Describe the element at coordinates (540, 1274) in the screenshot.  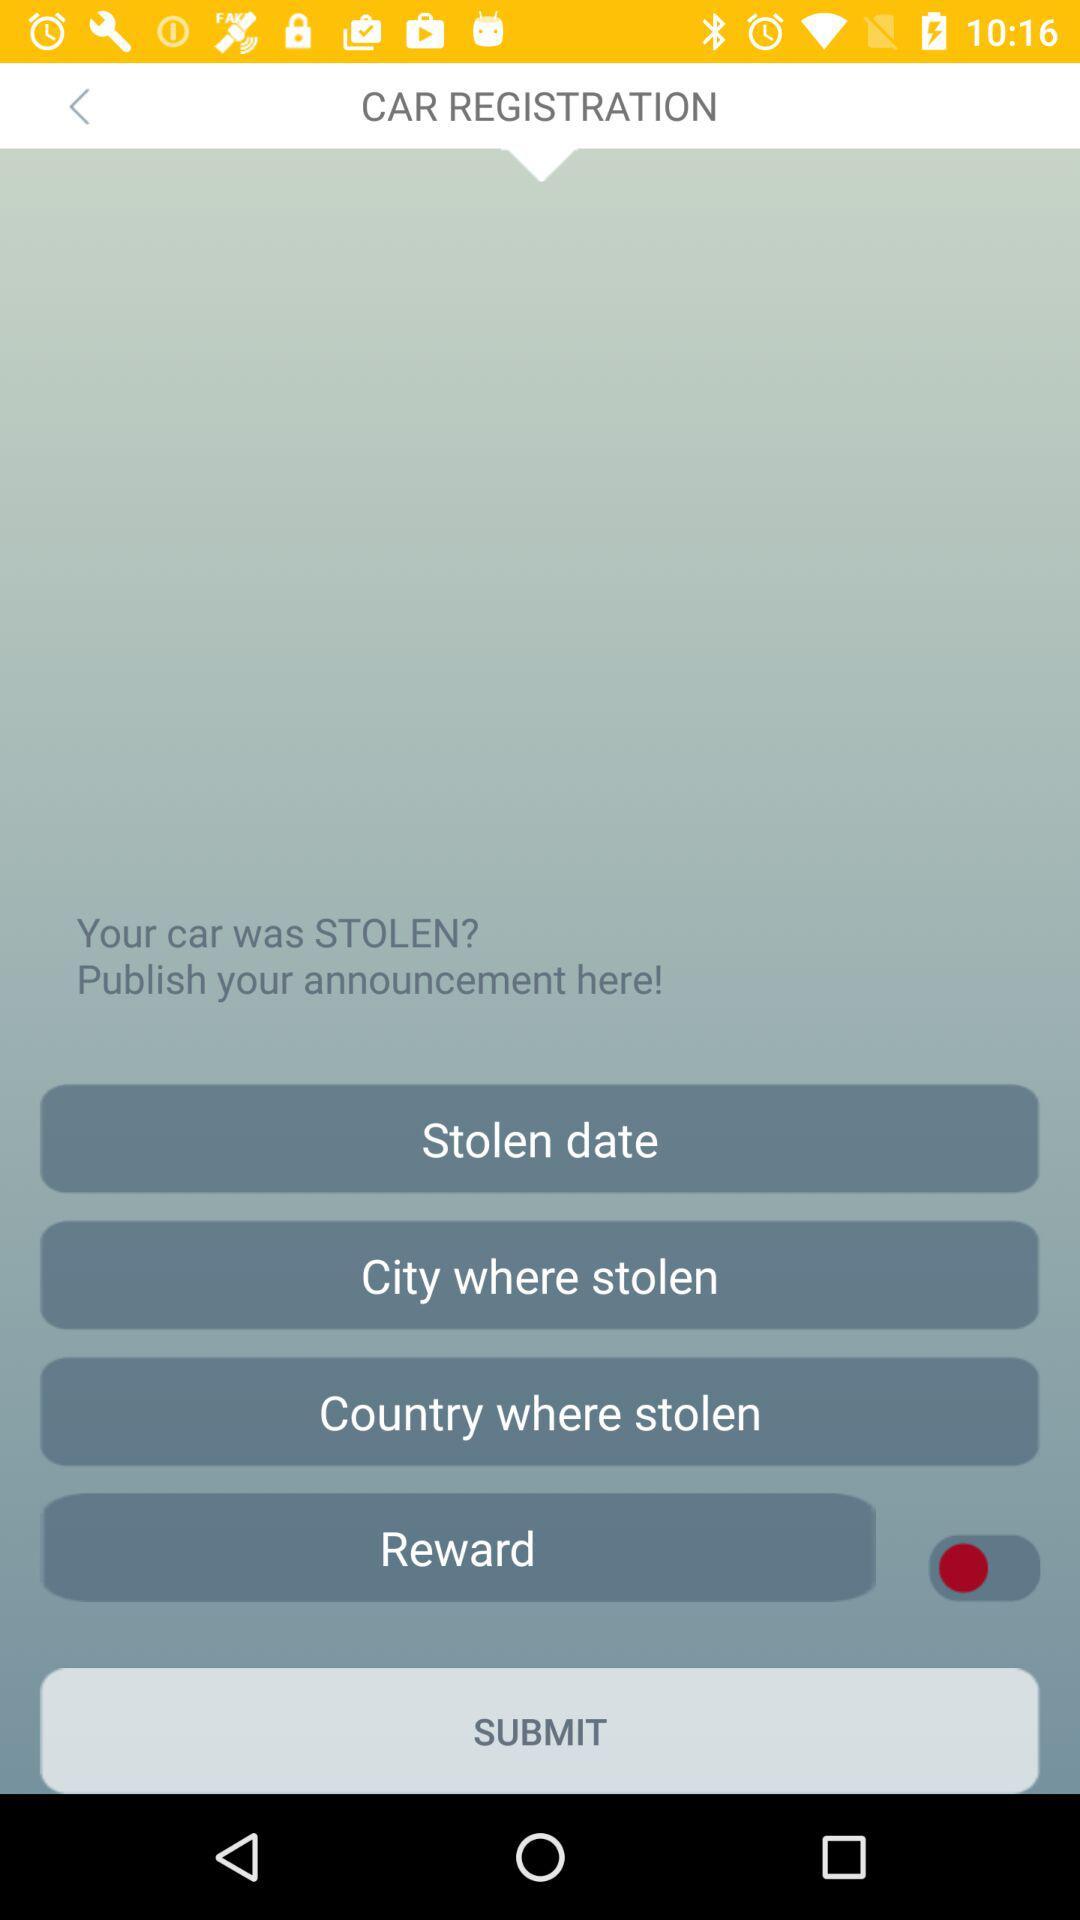
I see `share city information` at that location.